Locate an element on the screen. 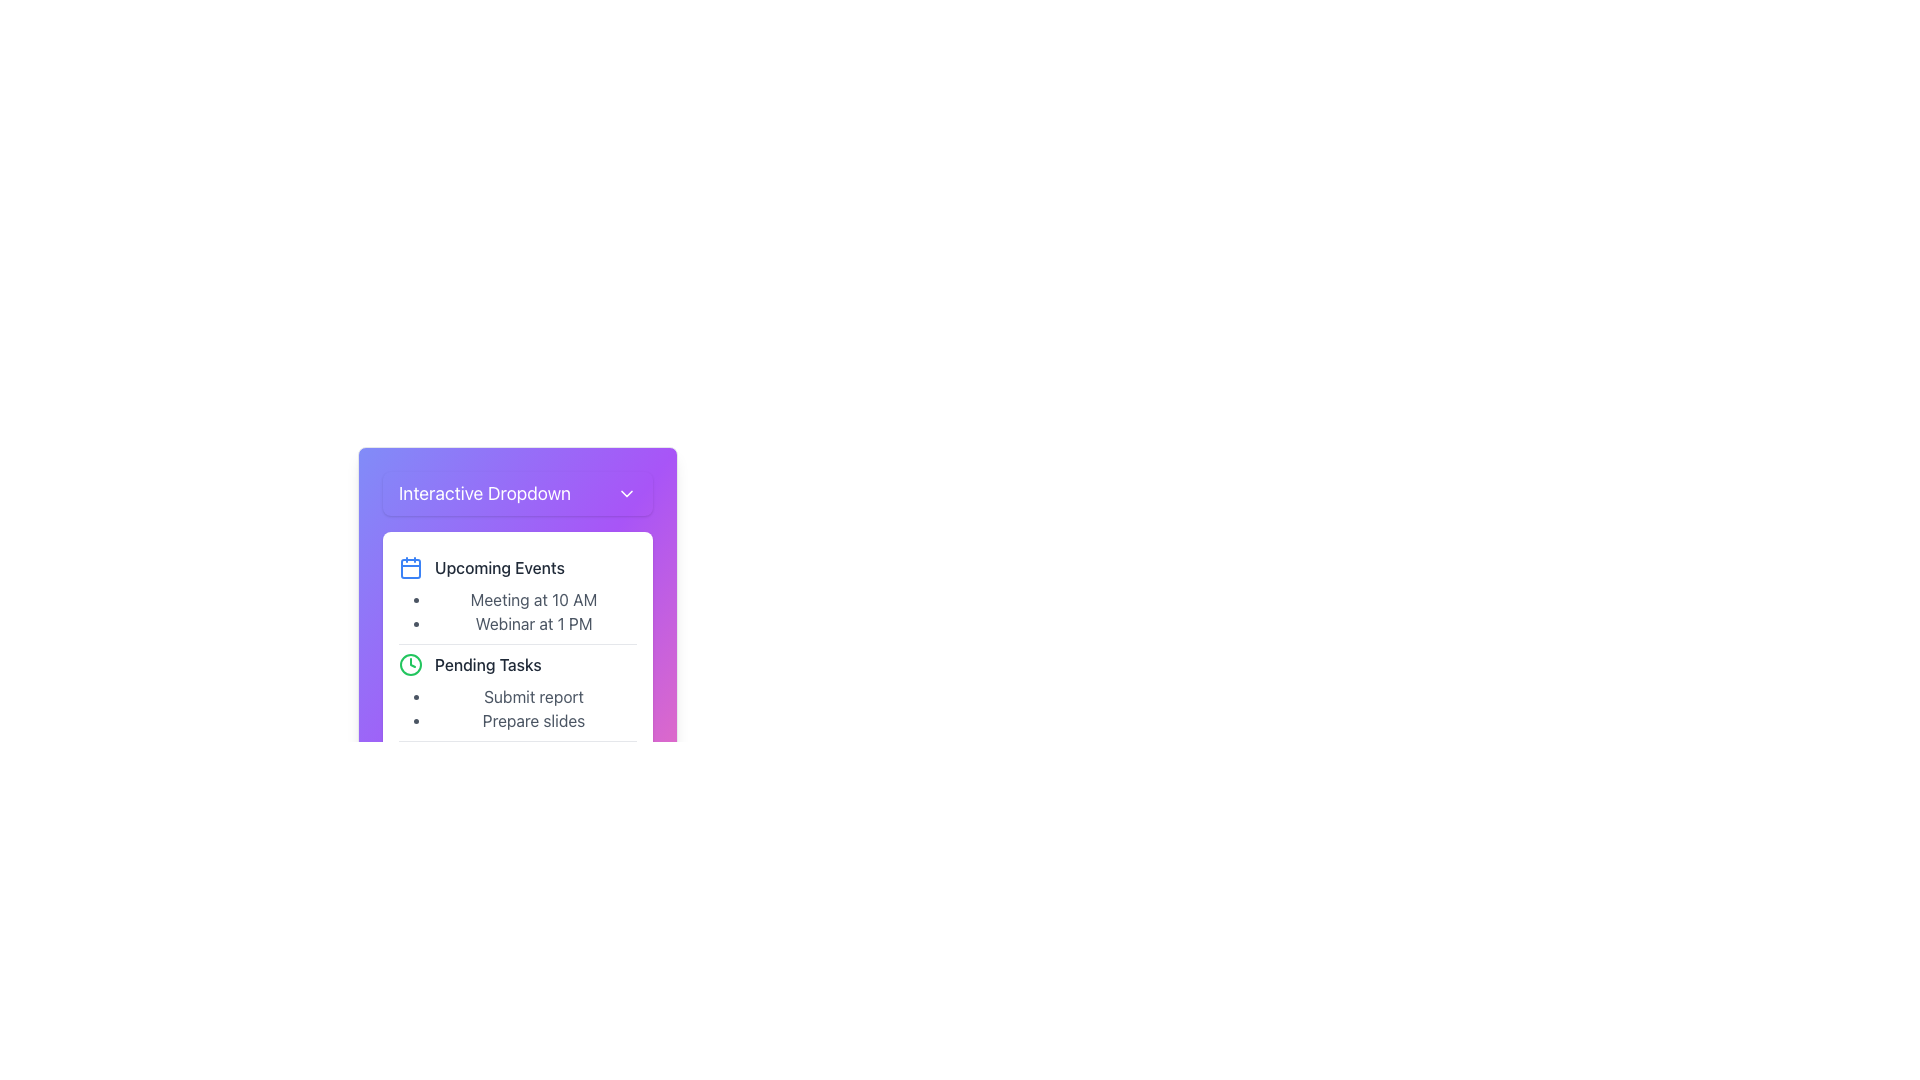 The image size is (1920, 1080). the first item in the 'Upcoming Events' section that displays a scheduled event with its time, located above the 'Webinar at 1 PM' text is located at coordinates (533, 599).